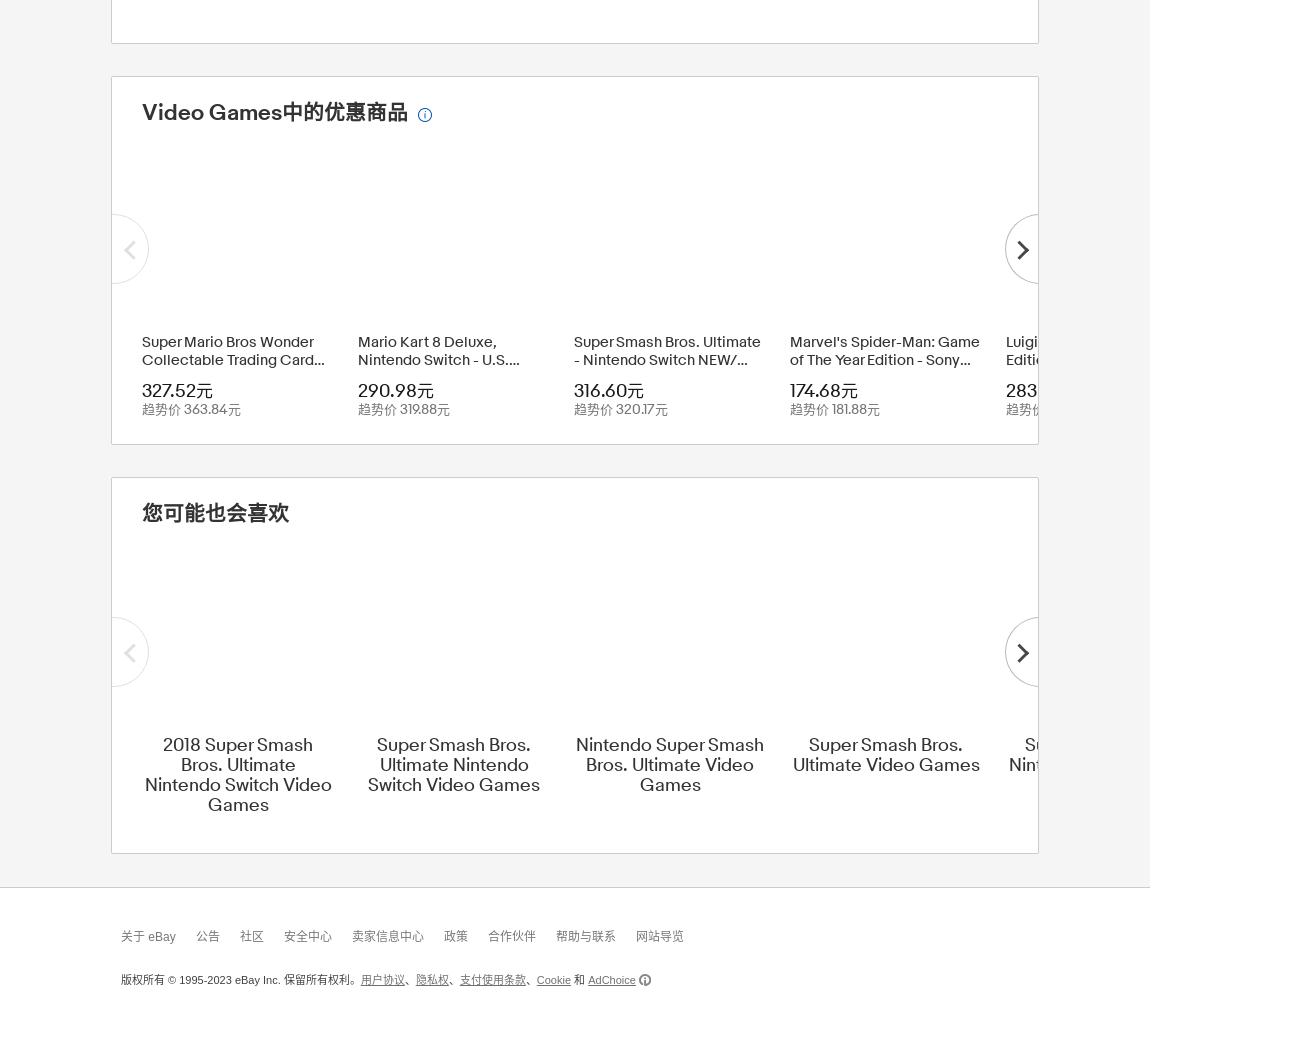  I want to click on 'Super Smash Bros. Nintendo Switch Video Games', so click(1101, 762).